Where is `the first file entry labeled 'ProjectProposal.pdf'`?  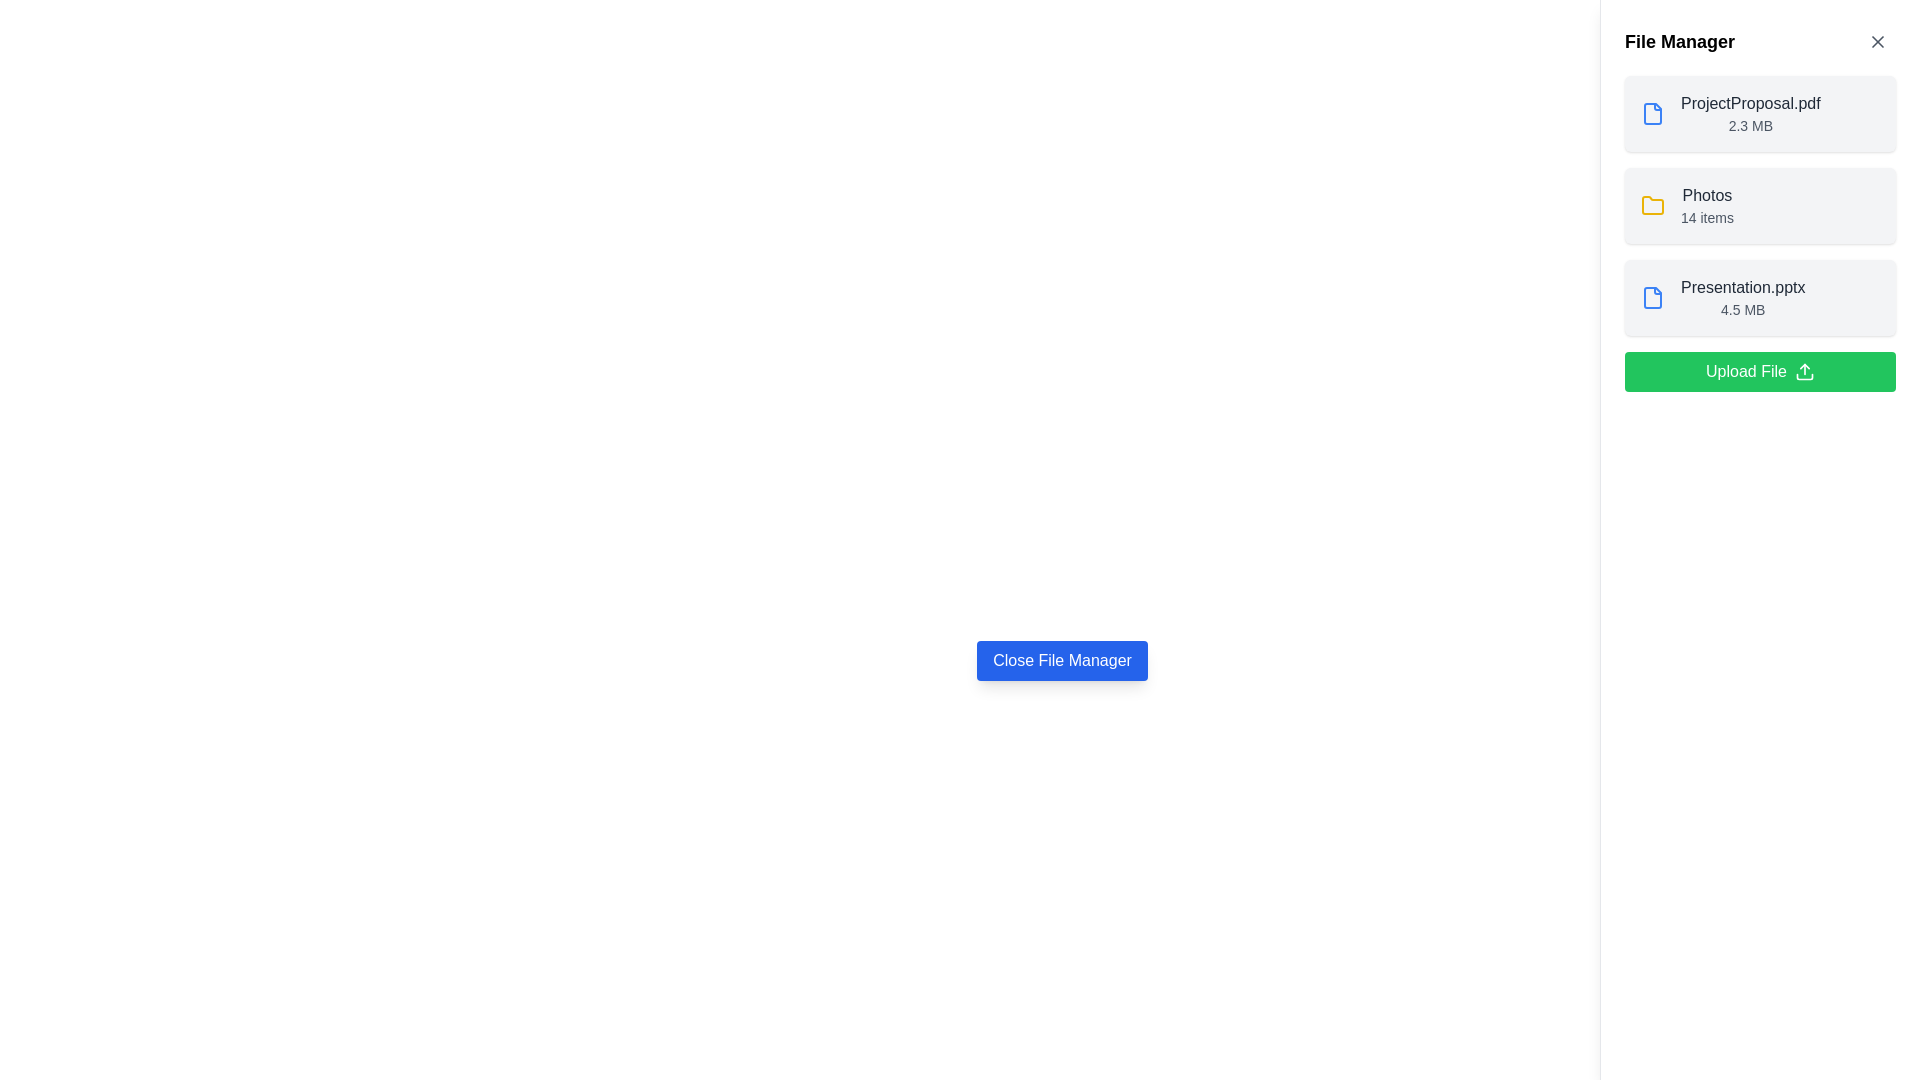
the first file entry labeled 'ProjectProposal.pdf' is located at coordinates (1749, 114).